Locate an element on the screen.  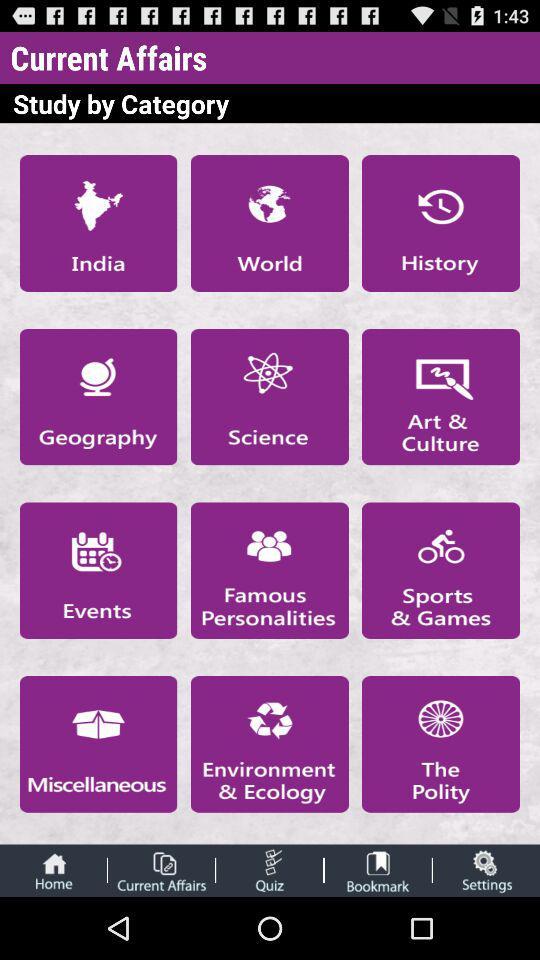
art culture is located at coordinates (441, 396).